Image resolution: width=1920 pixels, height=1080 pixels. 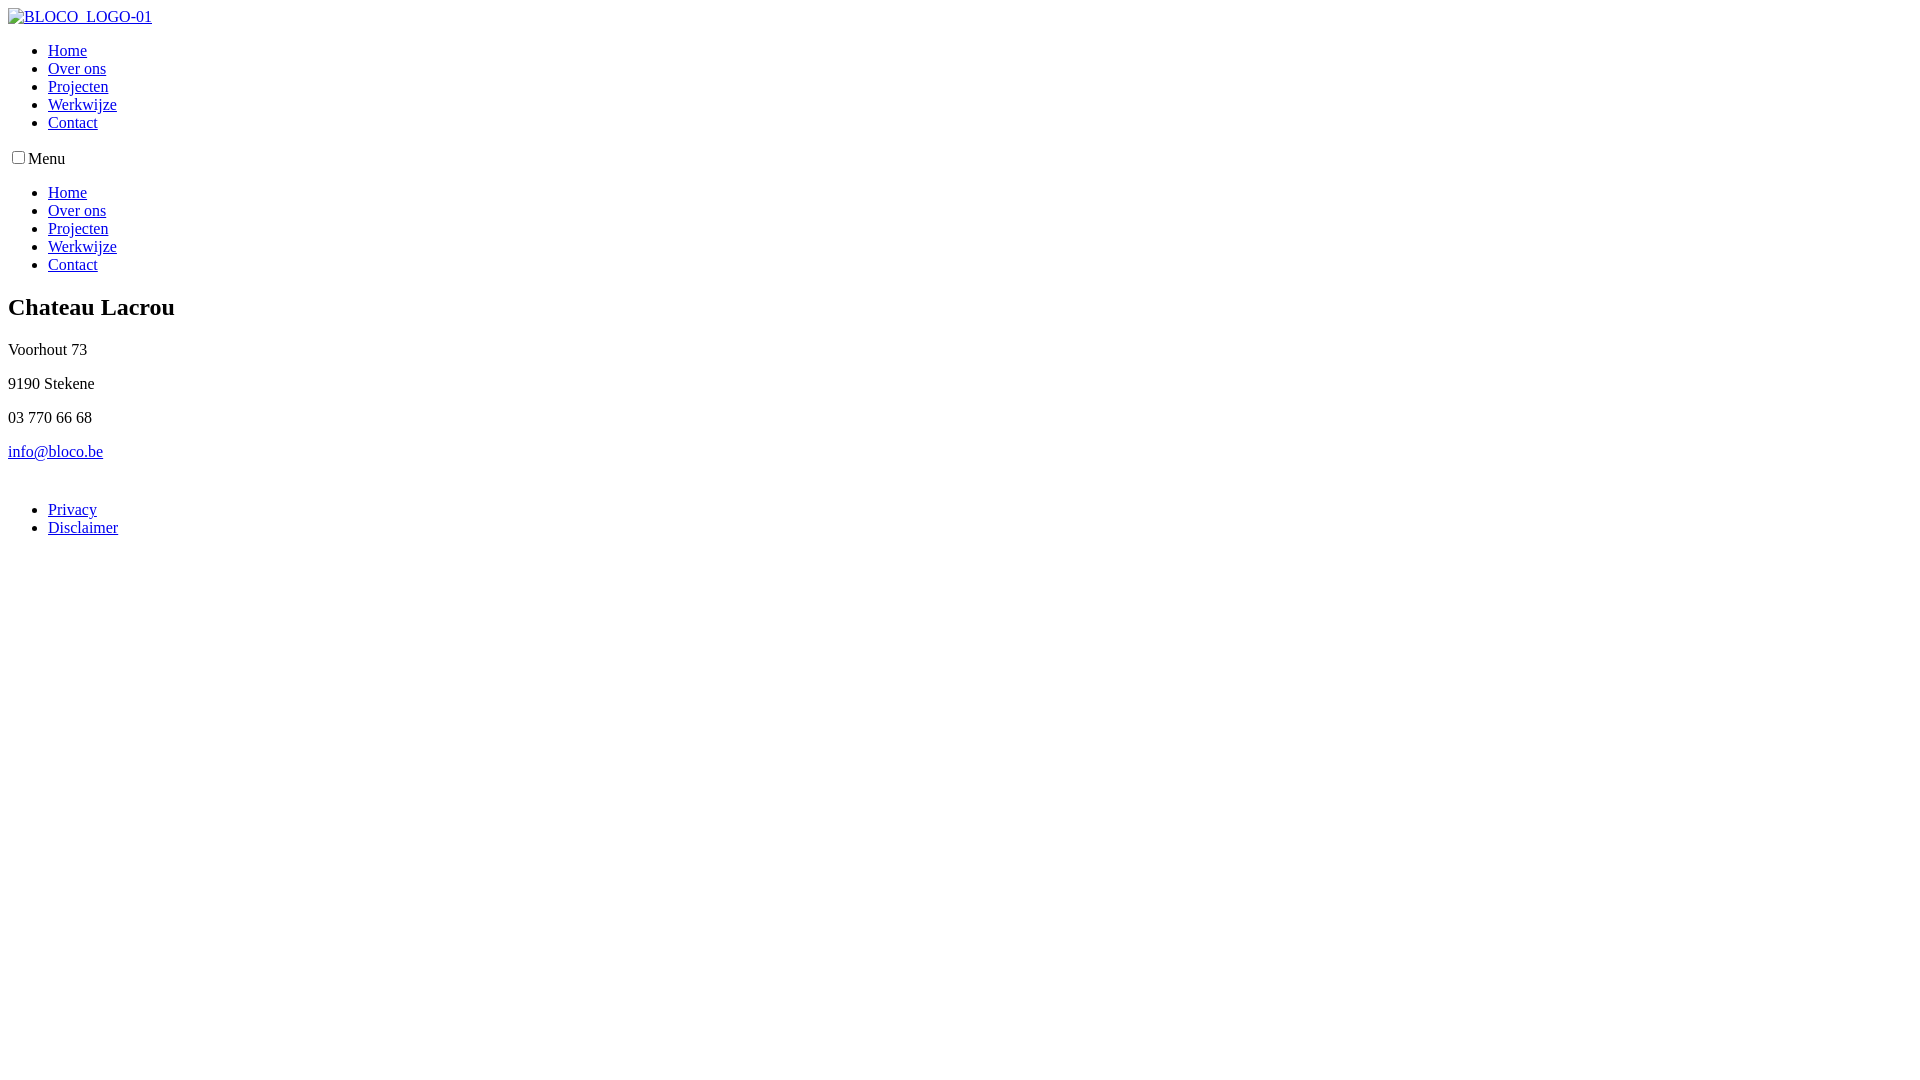 I want to click on 'info@bloco.be', so click(x=8, y=451).